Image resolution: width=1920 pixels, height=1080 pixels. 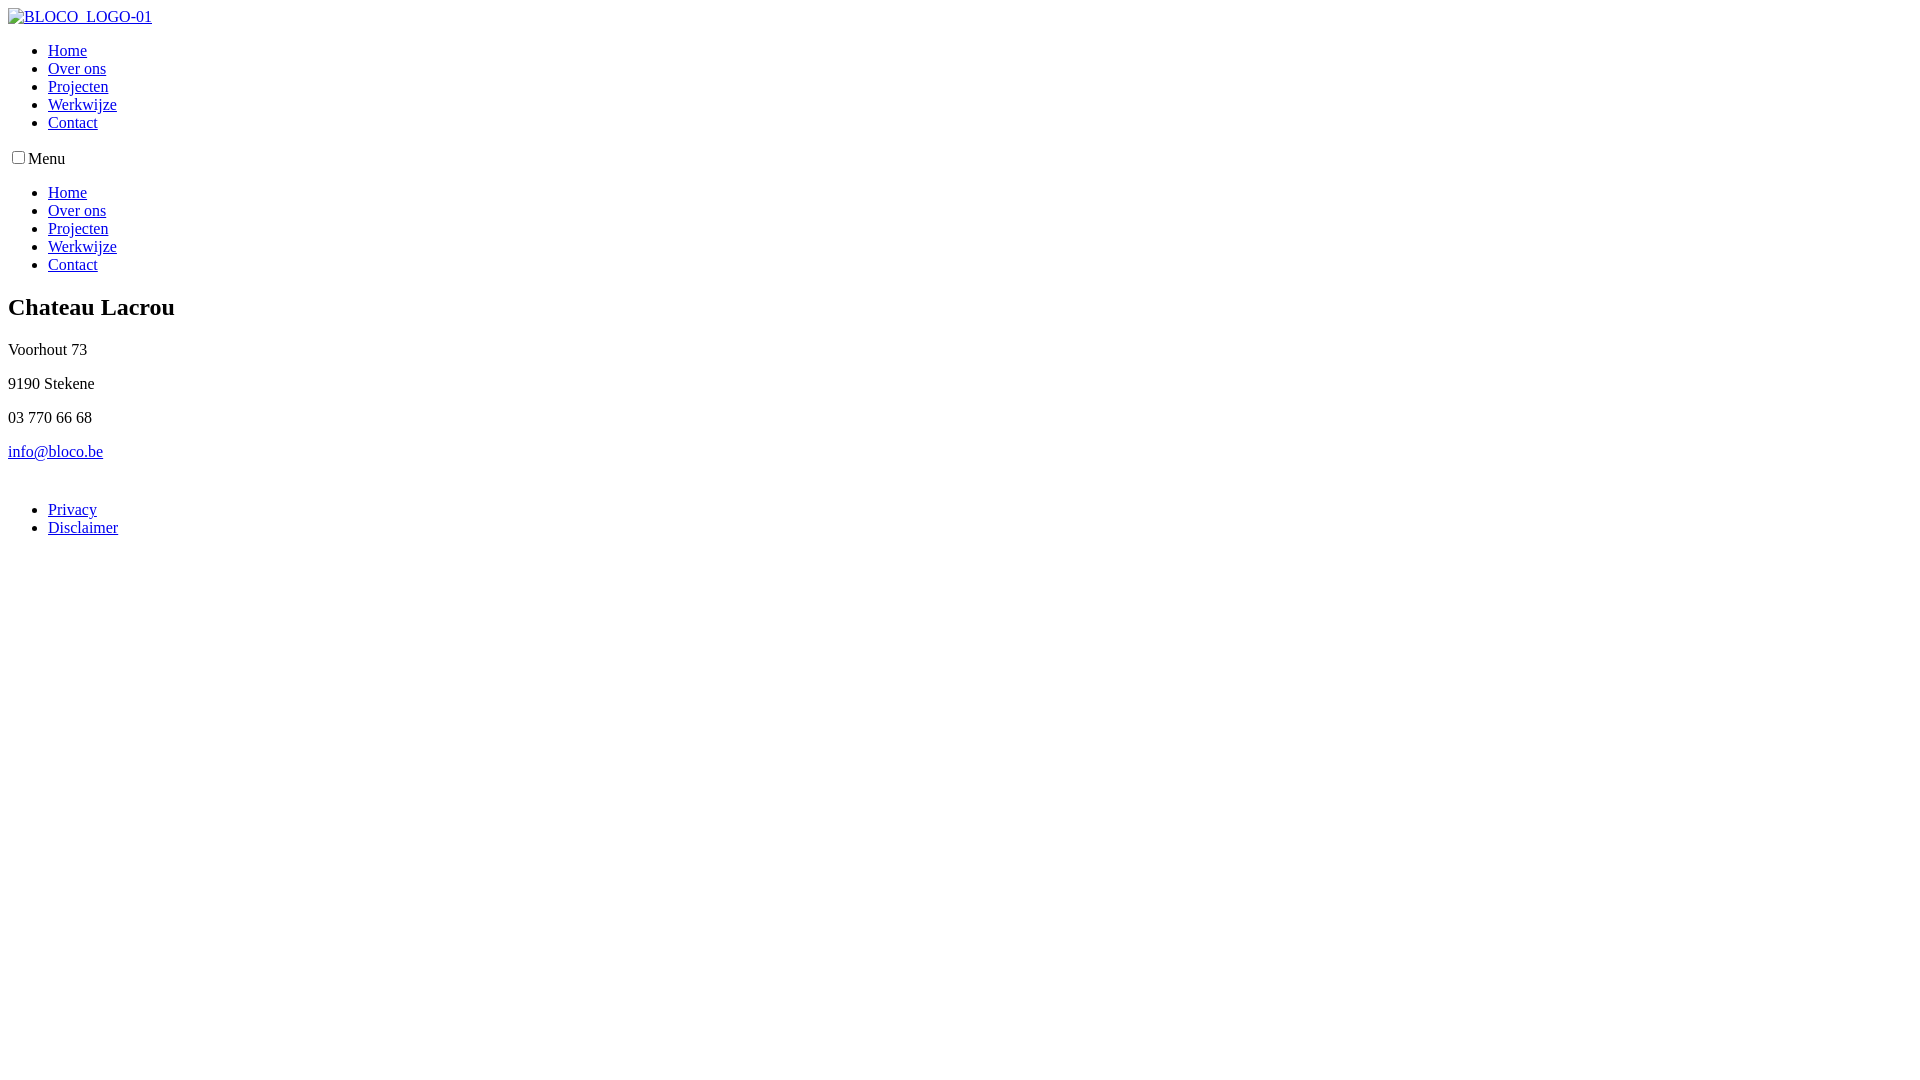 I want to click on 'info@bloco.be', so click(x=8, y=451).